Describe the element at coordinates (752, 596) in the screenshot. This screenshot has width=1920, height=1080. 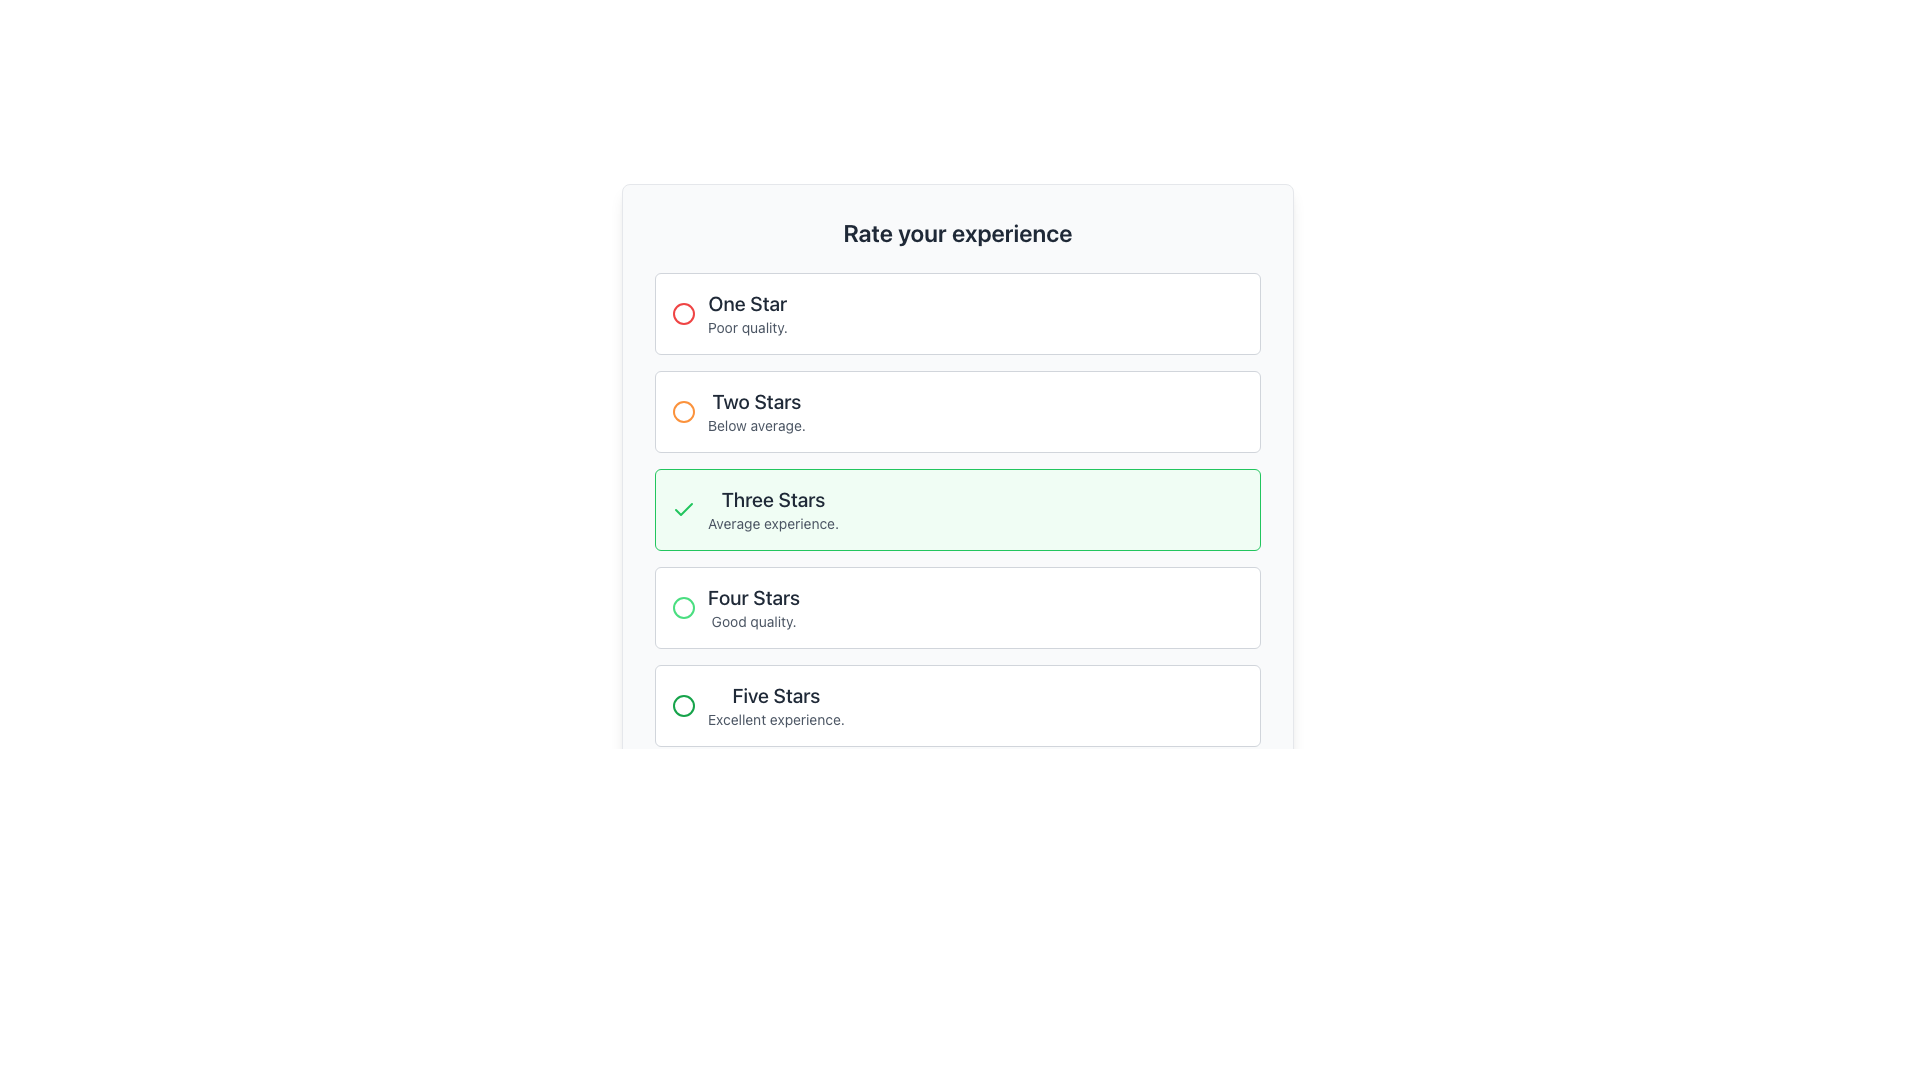
I see `text content of the 'Four Stars' label located in the fourth row of the rating options list` at that location.